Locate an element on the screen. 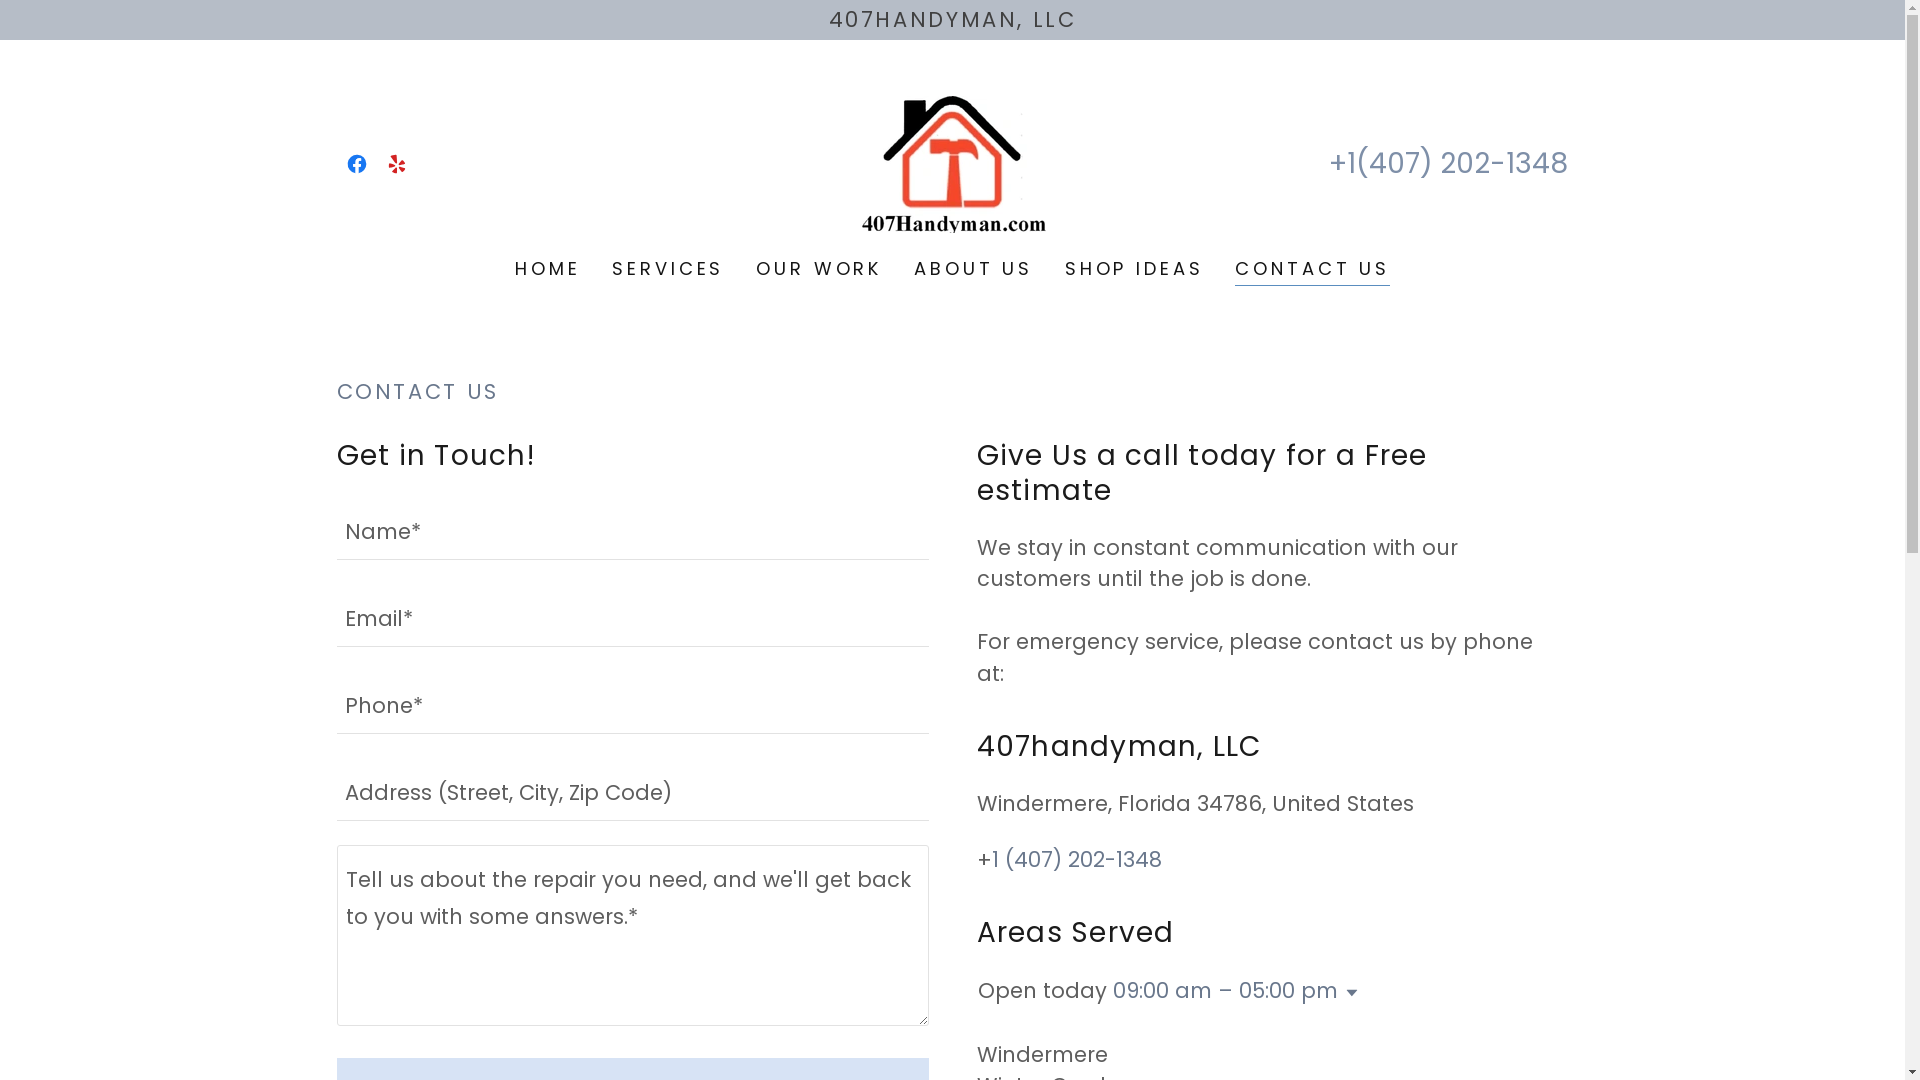 Image resolution: width=1920 pixels, height=1080 pixels. 'HOME' is located at coordinates (508, 266).